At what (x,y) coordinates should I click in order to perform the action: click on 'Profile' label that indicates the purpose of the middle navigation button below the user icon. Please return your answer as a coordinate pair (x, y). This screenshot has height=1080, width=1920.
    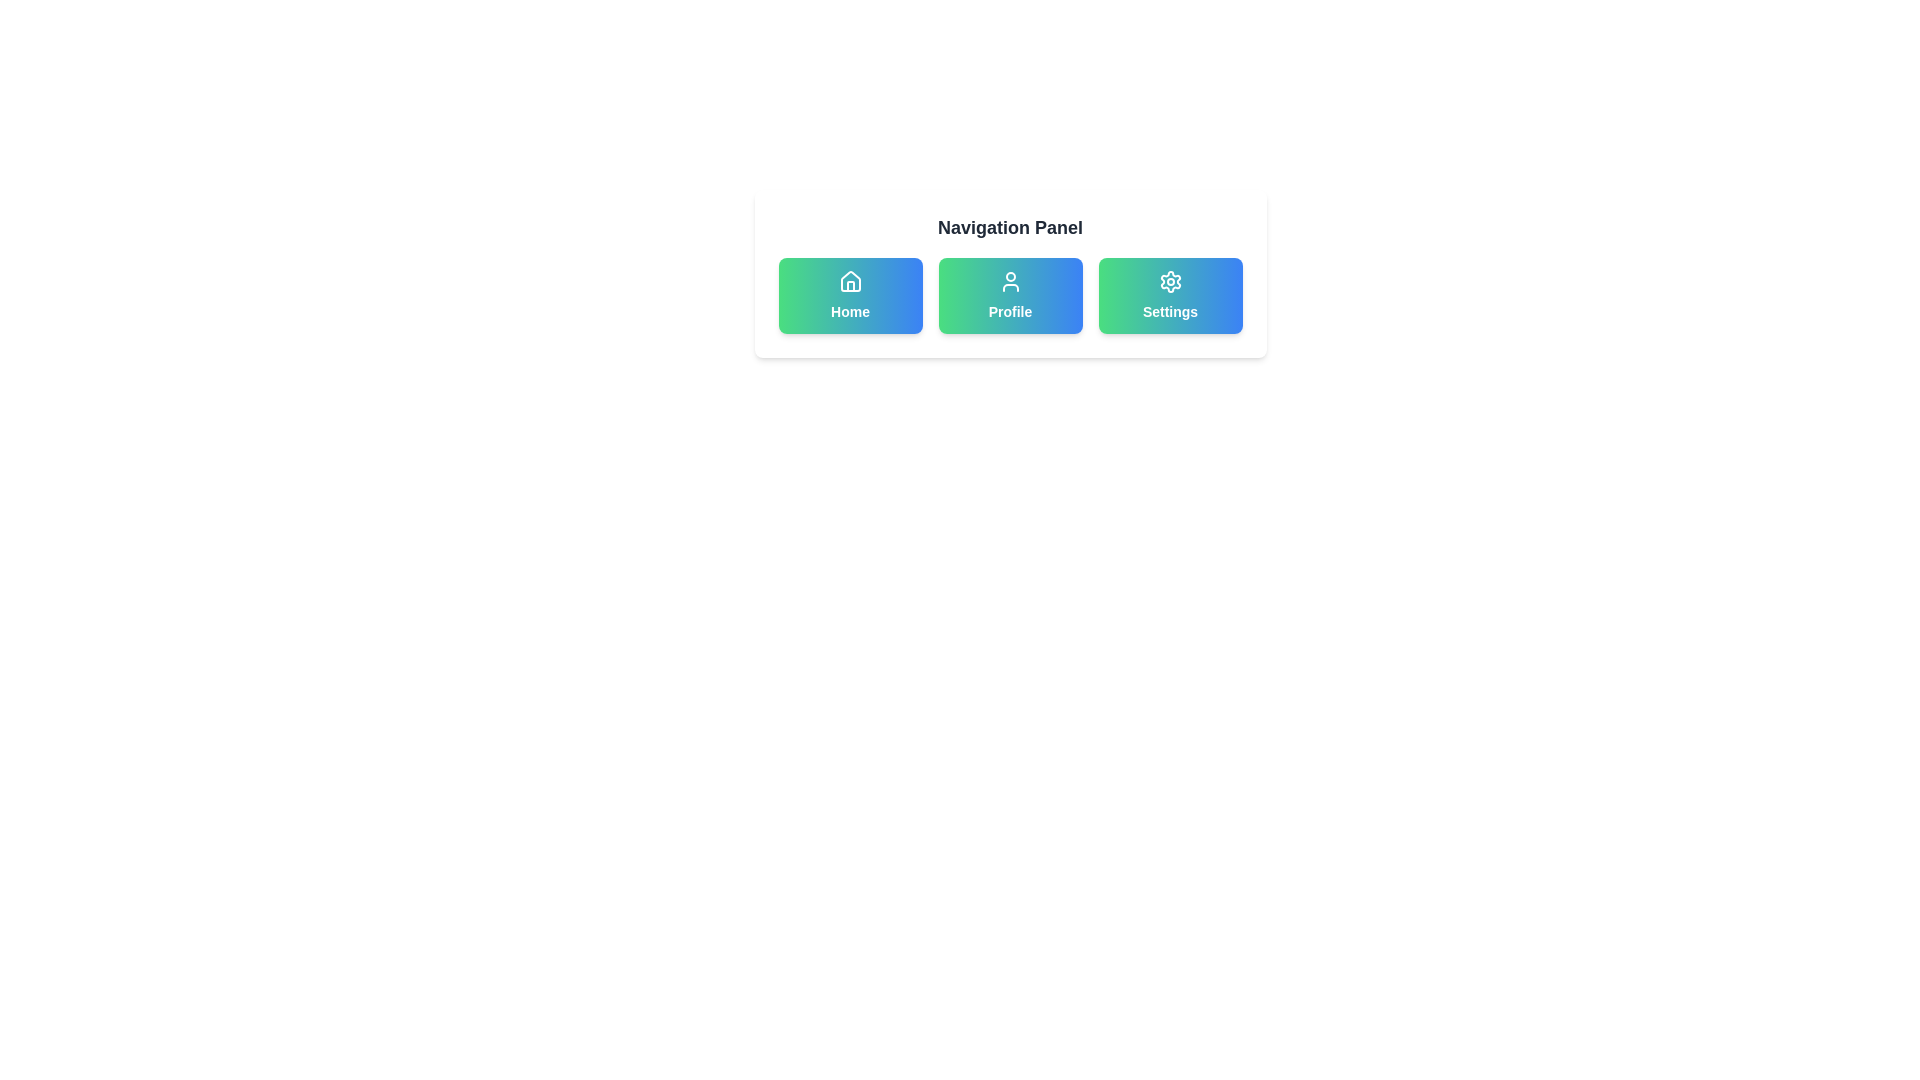
    Looking at the image, I should click on (1010, 312).